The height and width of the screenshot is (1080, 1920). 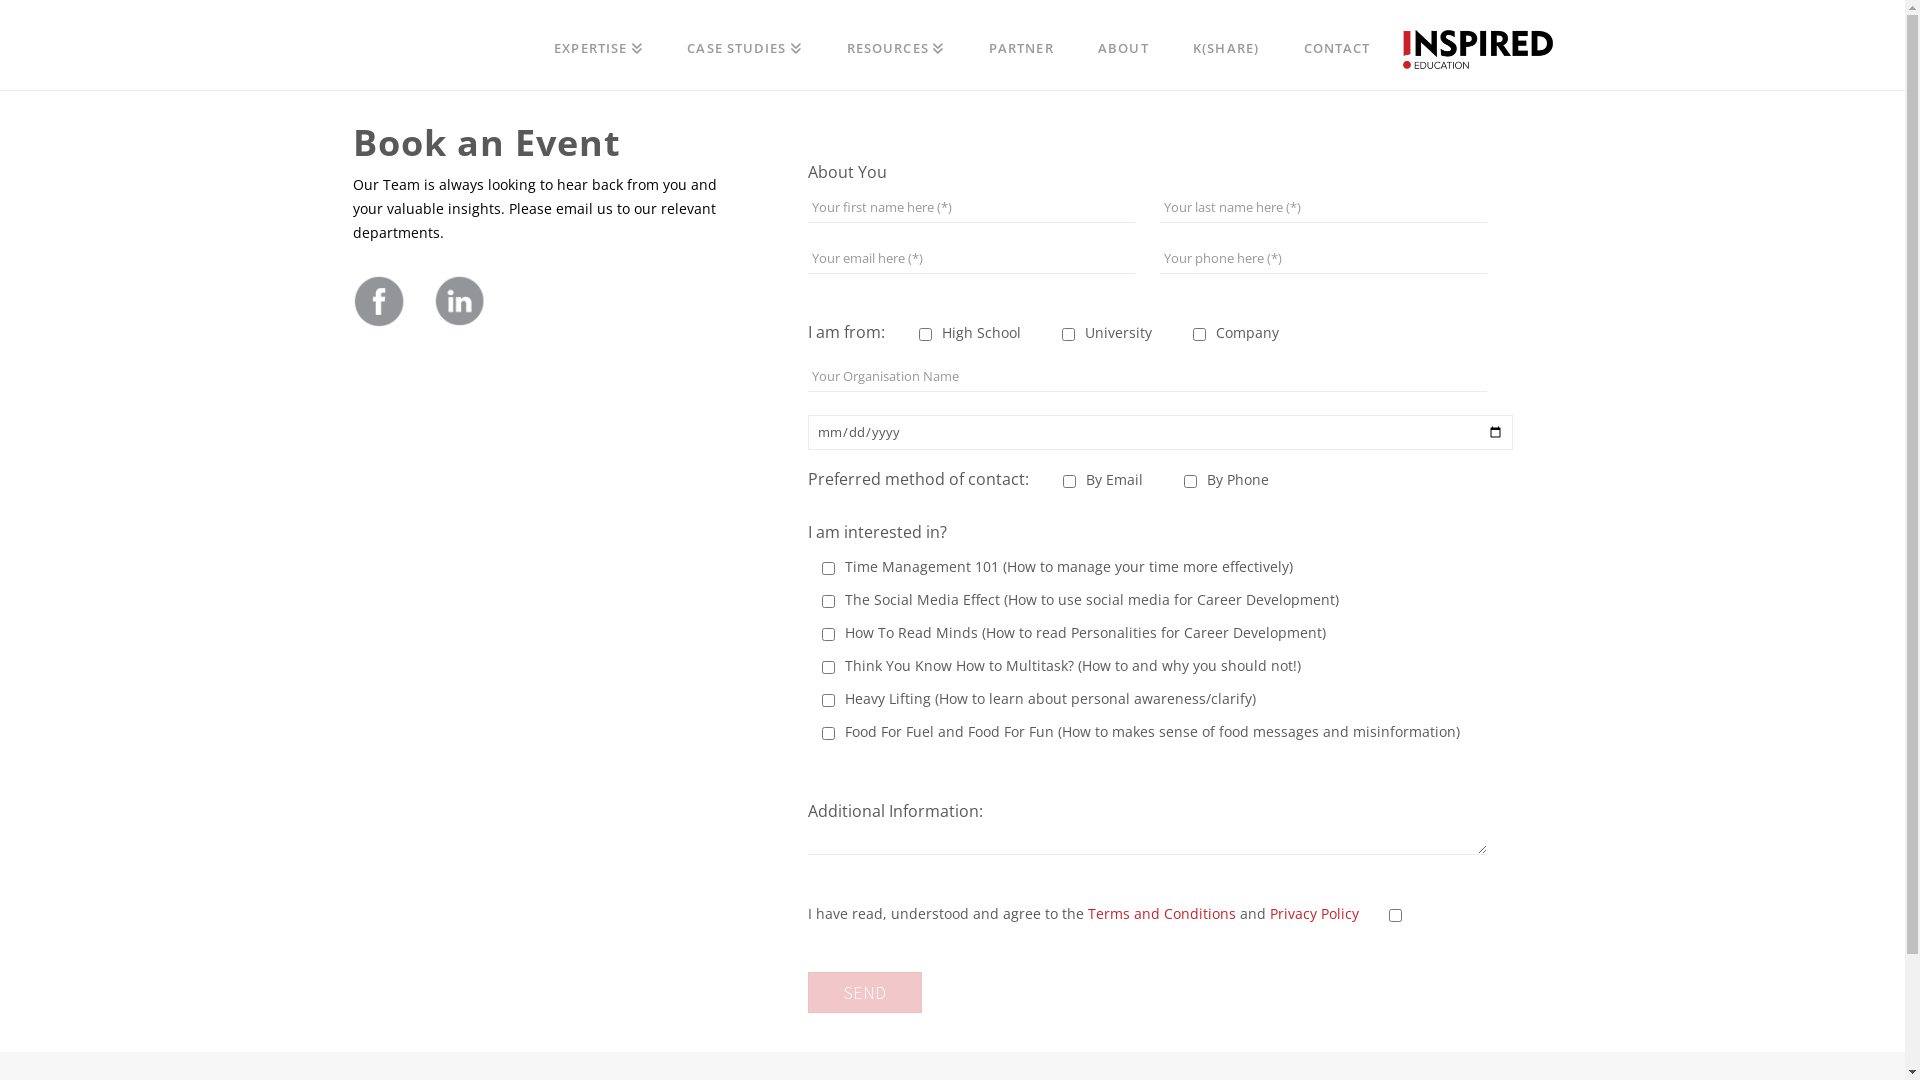 What do you see at coordinates (895, 45) in the screenshot?
I see `'RESOURCES'` at bounding box center [895, 45].